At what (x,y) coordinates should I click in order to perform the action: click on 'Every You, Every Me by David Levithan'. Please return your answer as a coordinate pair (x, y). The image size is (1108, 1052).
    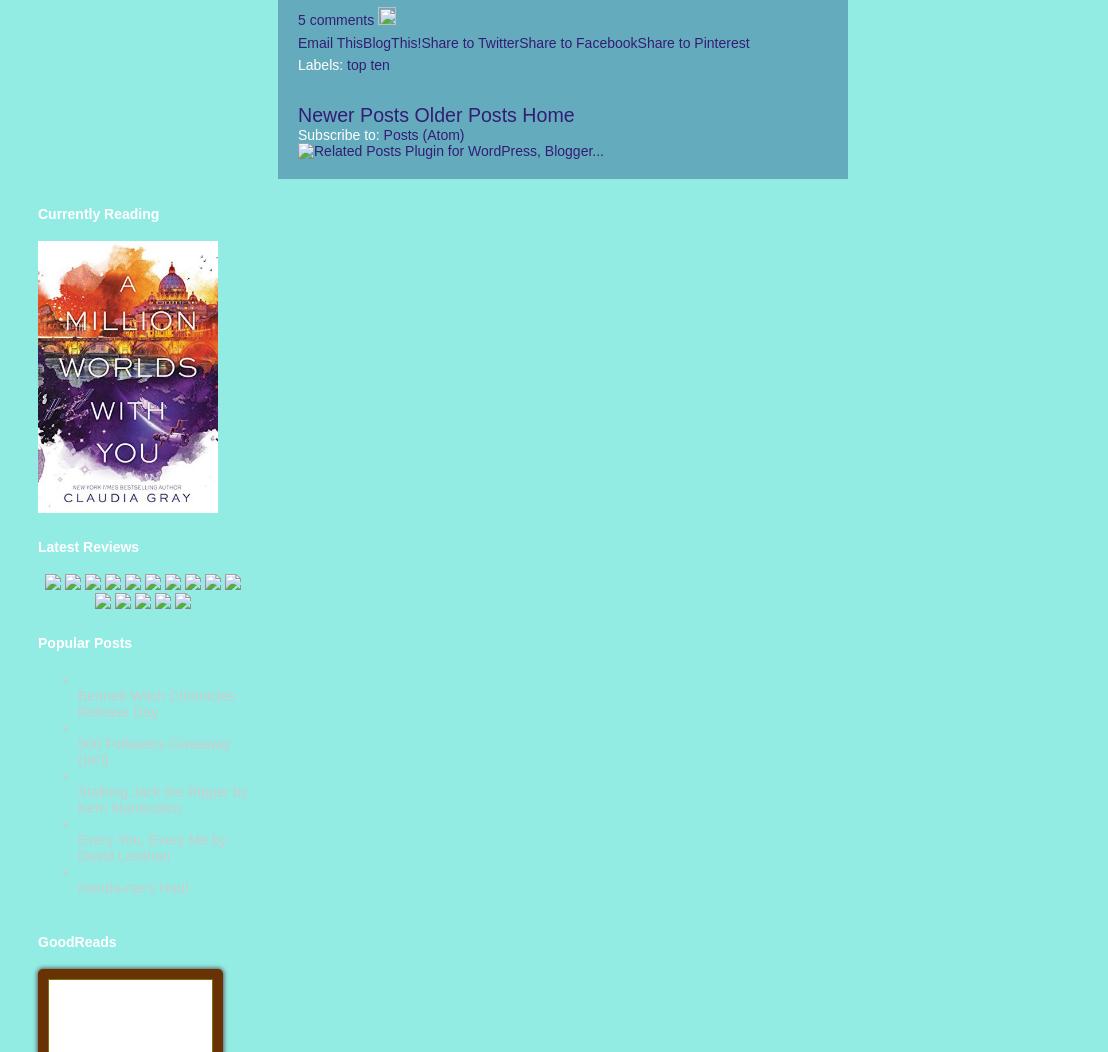
    Looking at the image, I should click on (77, 847).